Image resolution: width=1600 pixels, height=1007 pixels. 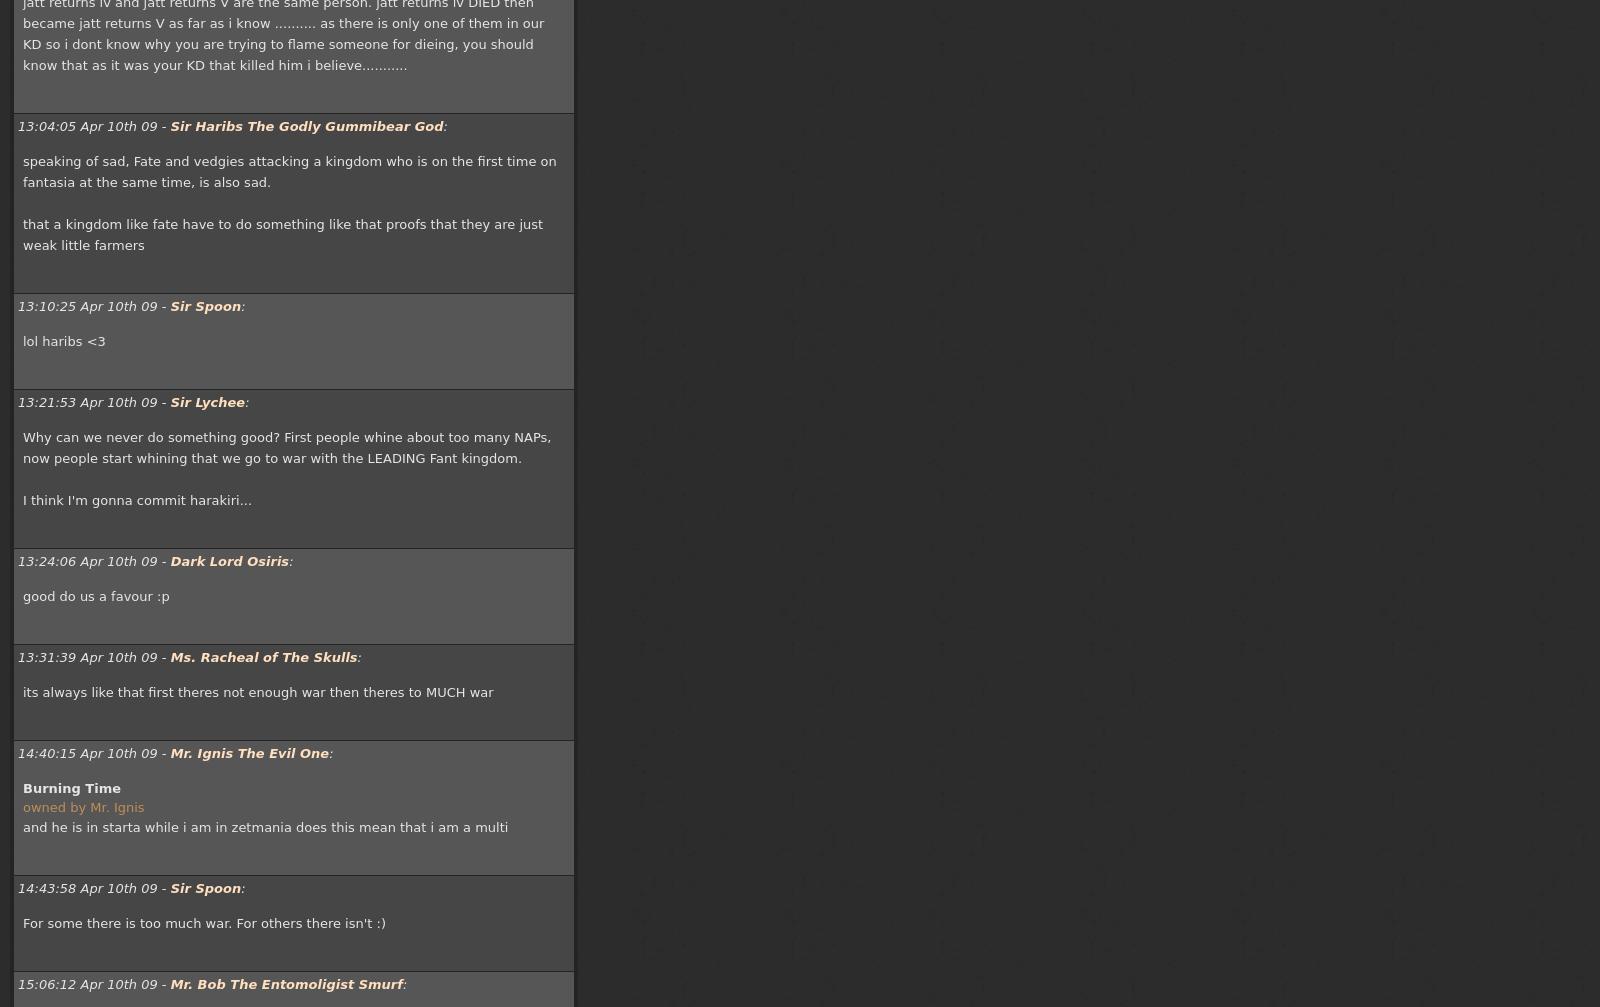 What do you see at coordinates (263, 656) in the screenshot?
I see `'Ms. Racheal of The Skulls'` at bounding box center [263, 656].